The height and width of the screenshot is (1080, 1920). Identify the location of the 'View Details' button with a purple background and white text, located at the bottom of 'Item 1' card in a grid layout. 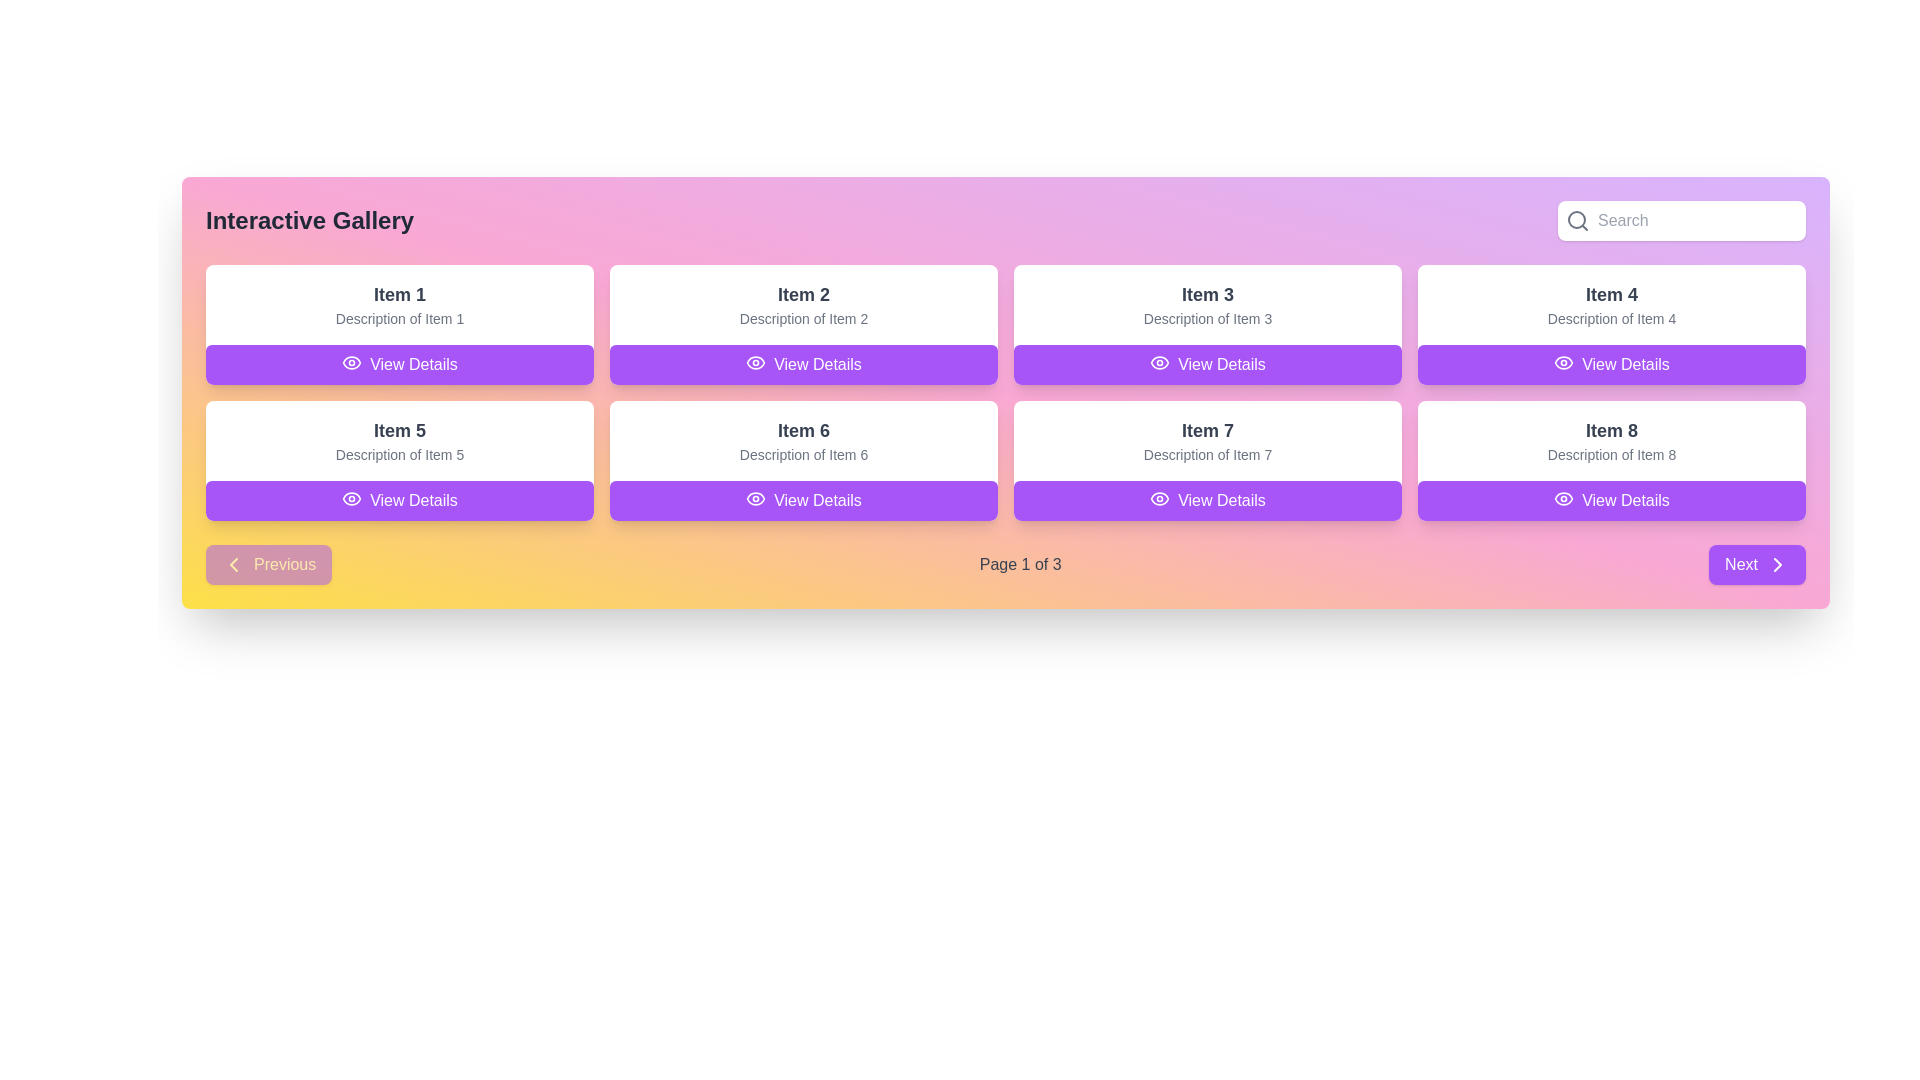
(399, 365).